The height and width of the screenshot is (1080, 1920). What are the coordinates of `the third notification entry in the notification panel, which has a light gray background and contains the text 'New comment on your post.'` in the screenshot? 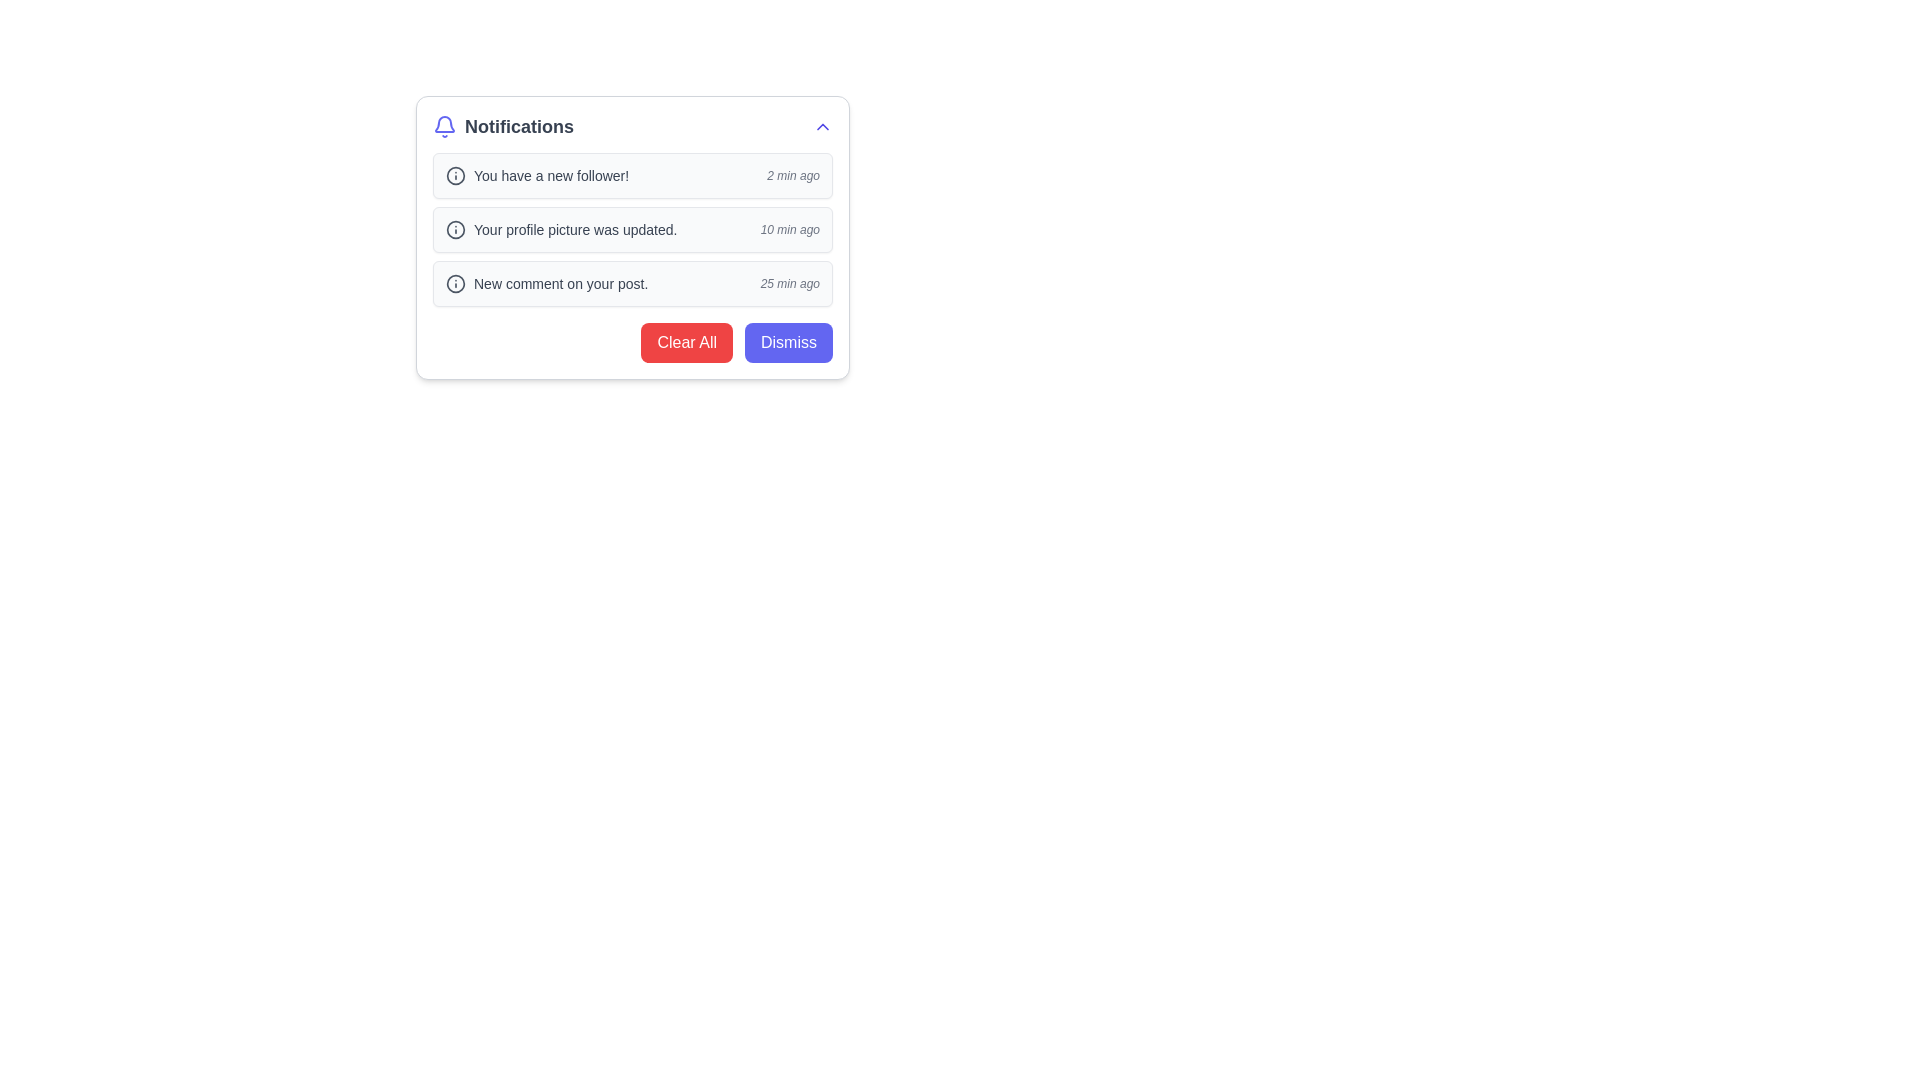 It's located at (632, 284).